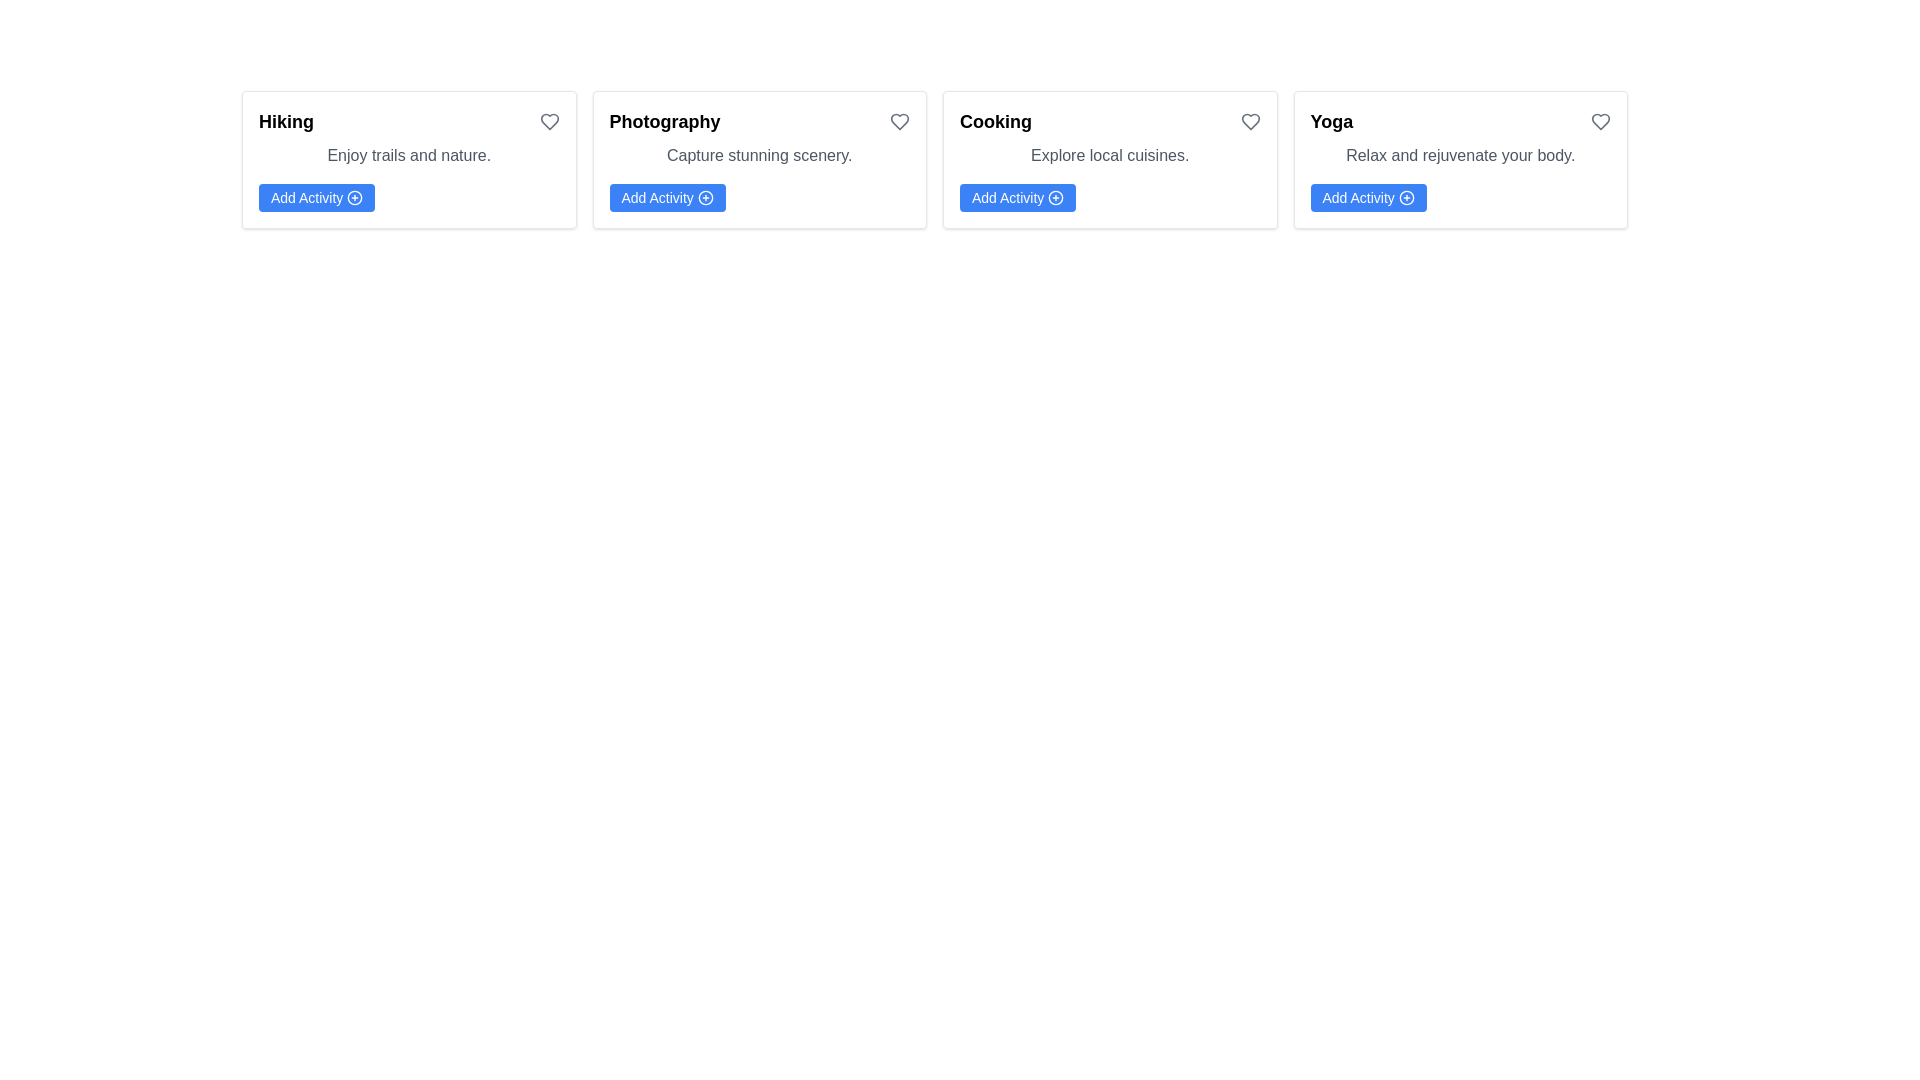  I want to click on the blue rectangular 'Add Activity' button with a white '+' icon, located below the 'Relax and rejuvenate your body.' text in the 'Yoga' activity card, so click(1367, 197).